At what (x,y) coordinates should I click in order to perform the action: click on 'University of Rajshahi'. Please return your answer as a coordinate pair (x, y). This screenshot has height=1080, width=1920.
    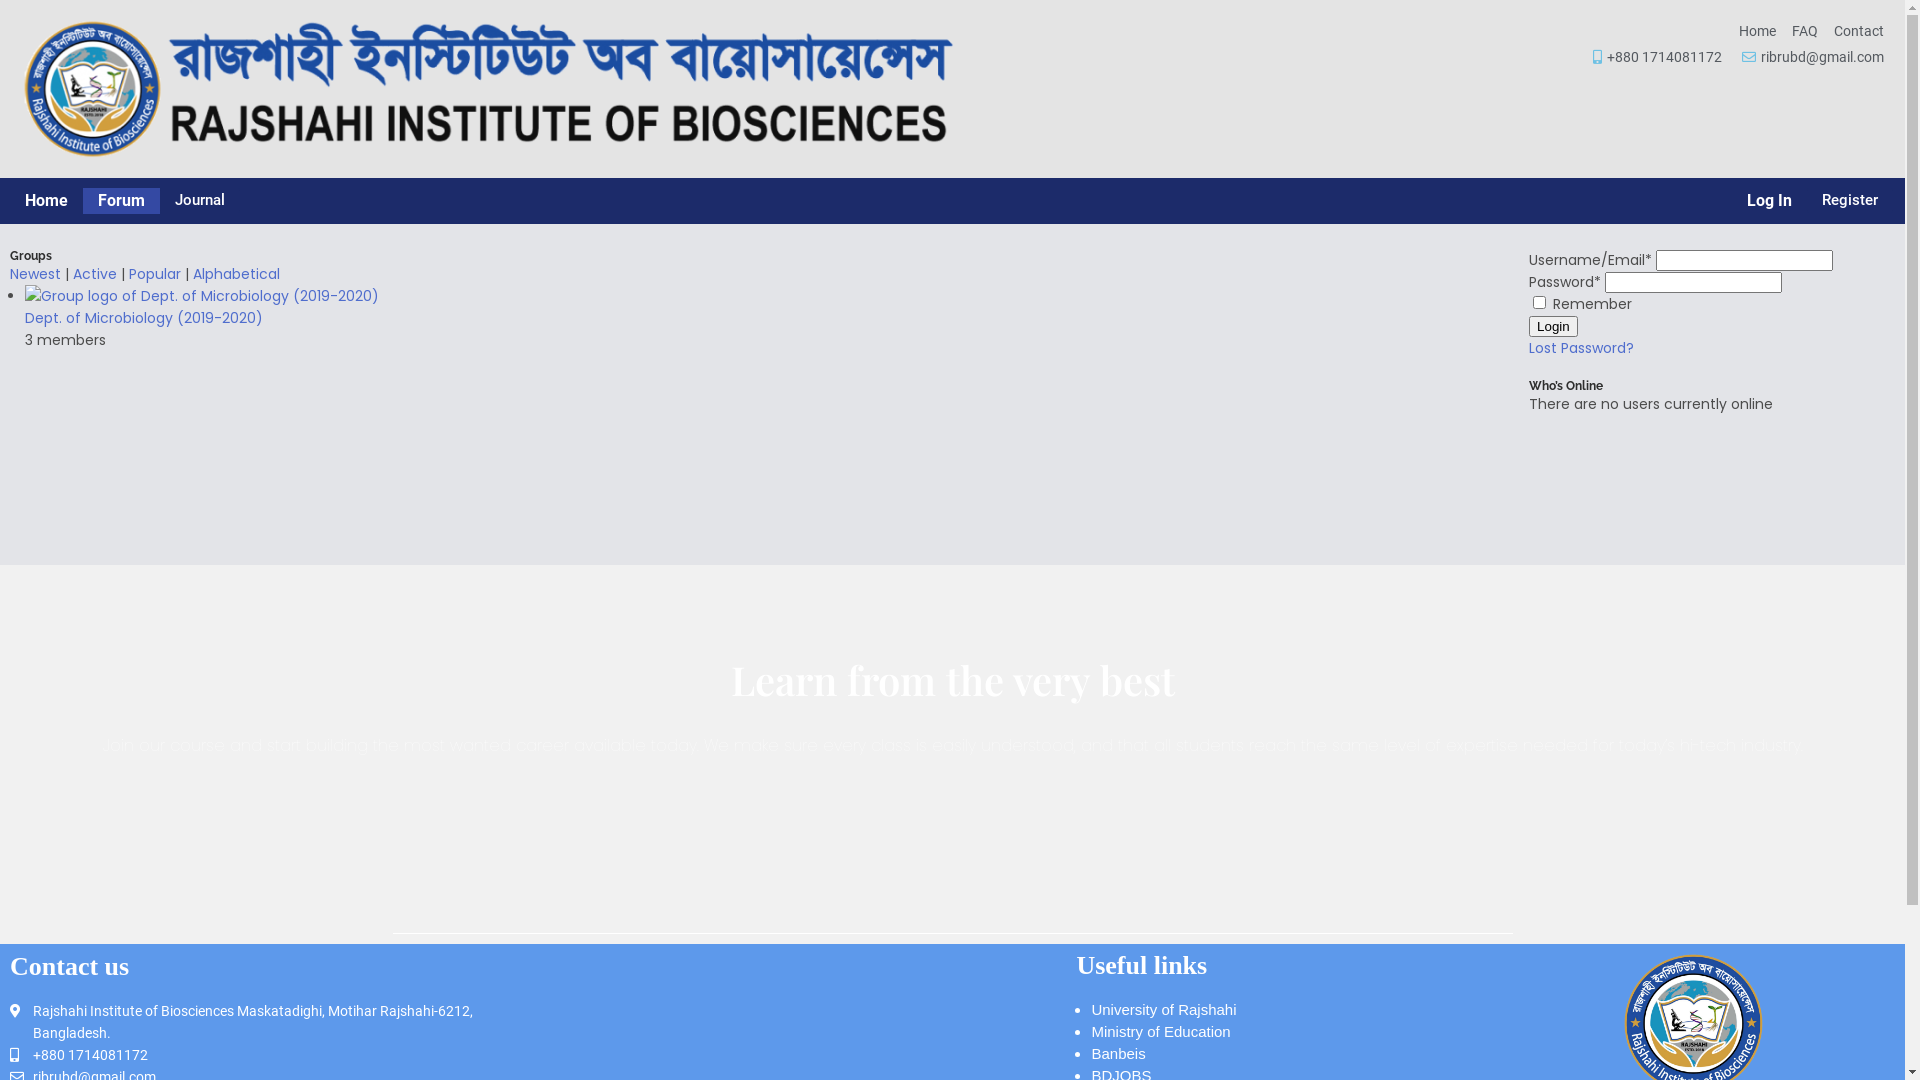
    Looking at the image, I should click on (1163, 1009).